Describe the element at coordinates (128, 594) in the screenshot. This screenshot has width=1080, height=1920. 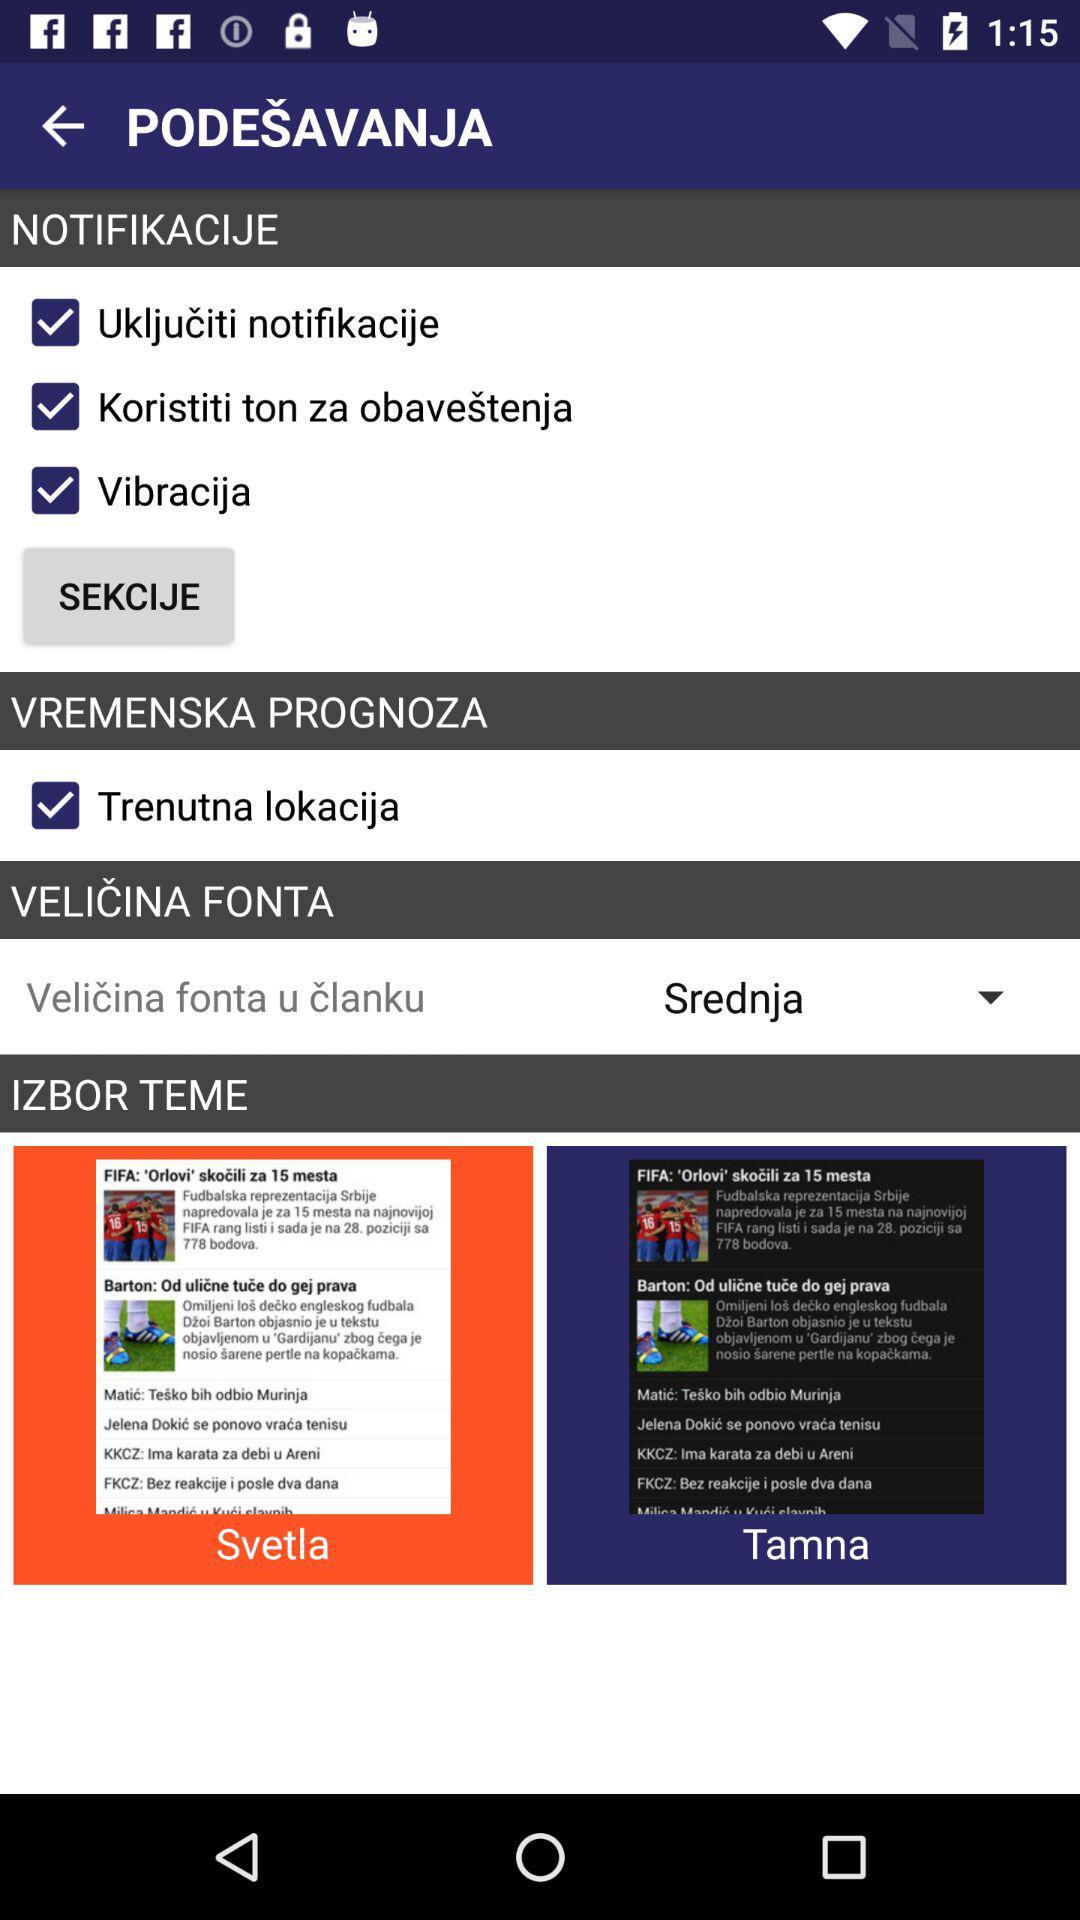
I see `item above the vremenska prognoza` at that location.